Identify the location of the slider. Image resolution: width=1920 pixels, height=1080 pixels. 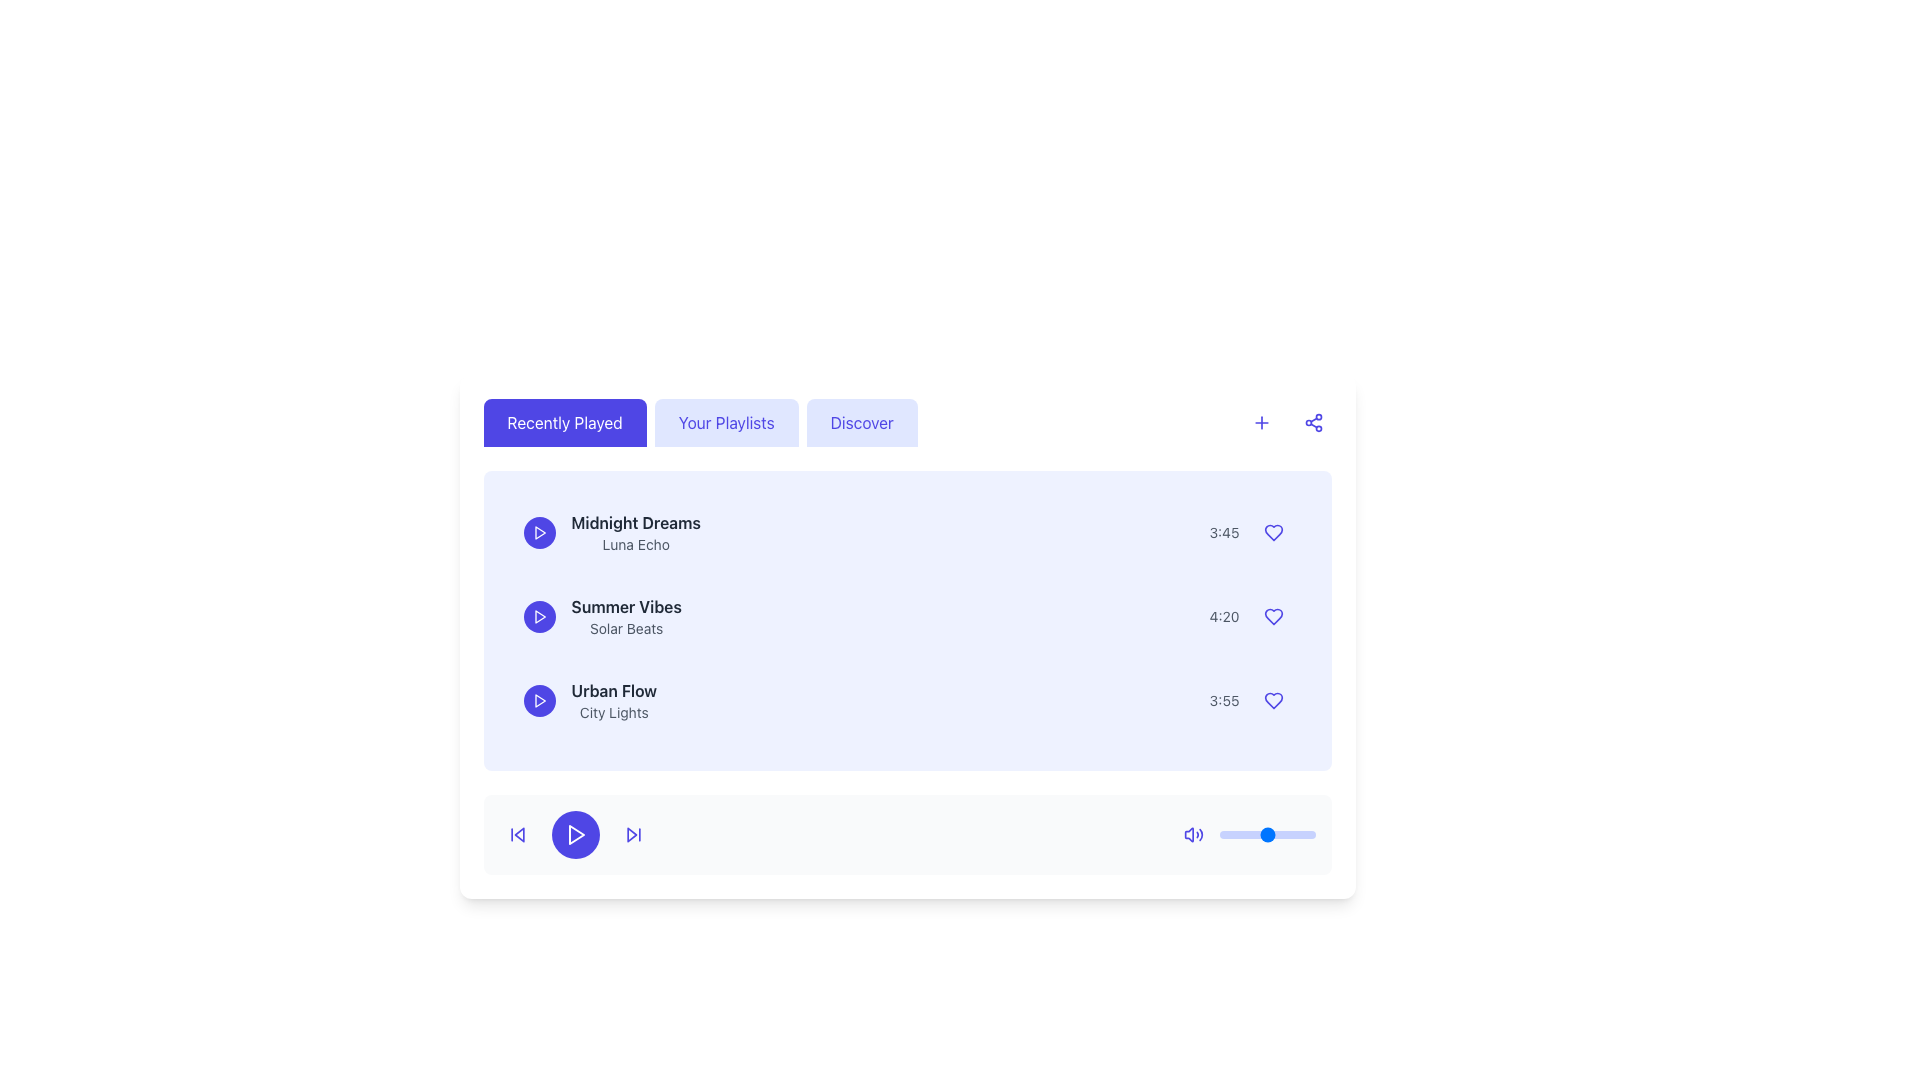
(1280, 834).